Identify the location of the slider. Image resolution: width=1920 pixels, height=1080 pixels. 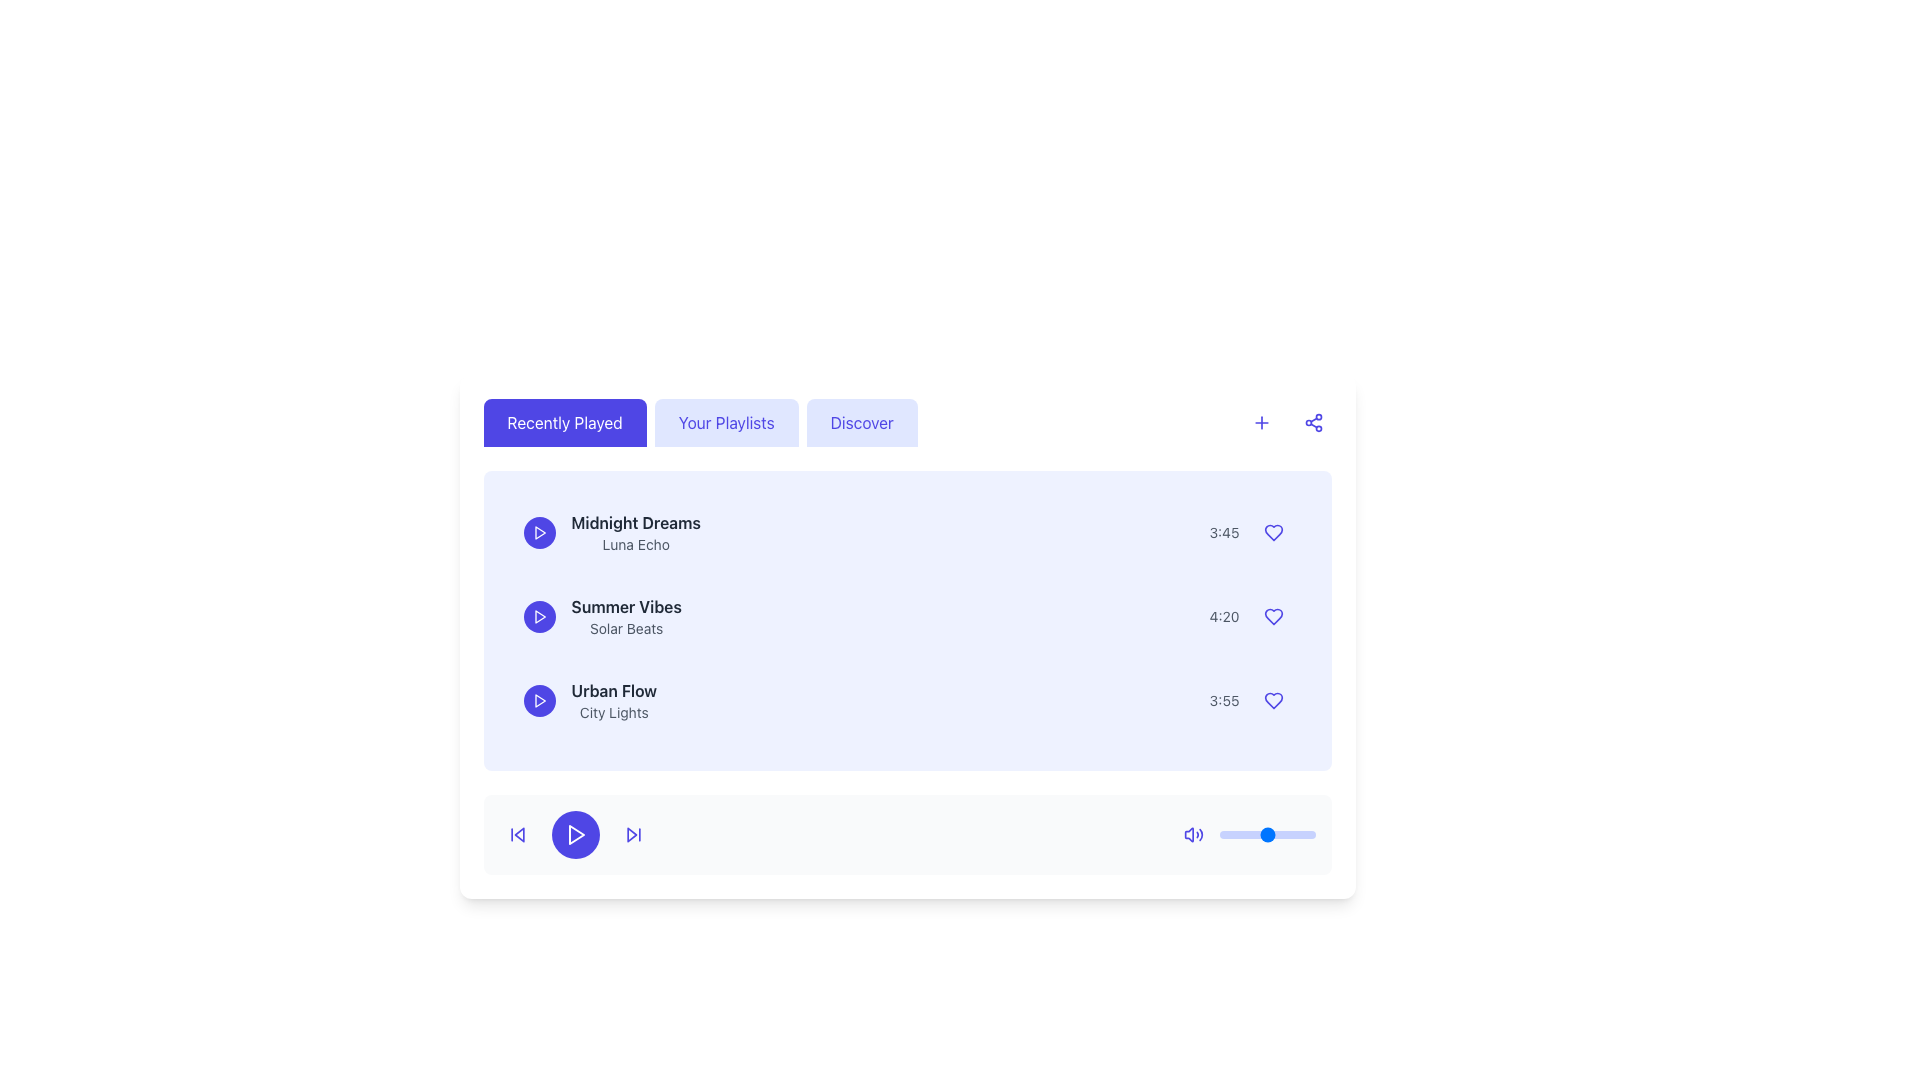
(1280, 834).